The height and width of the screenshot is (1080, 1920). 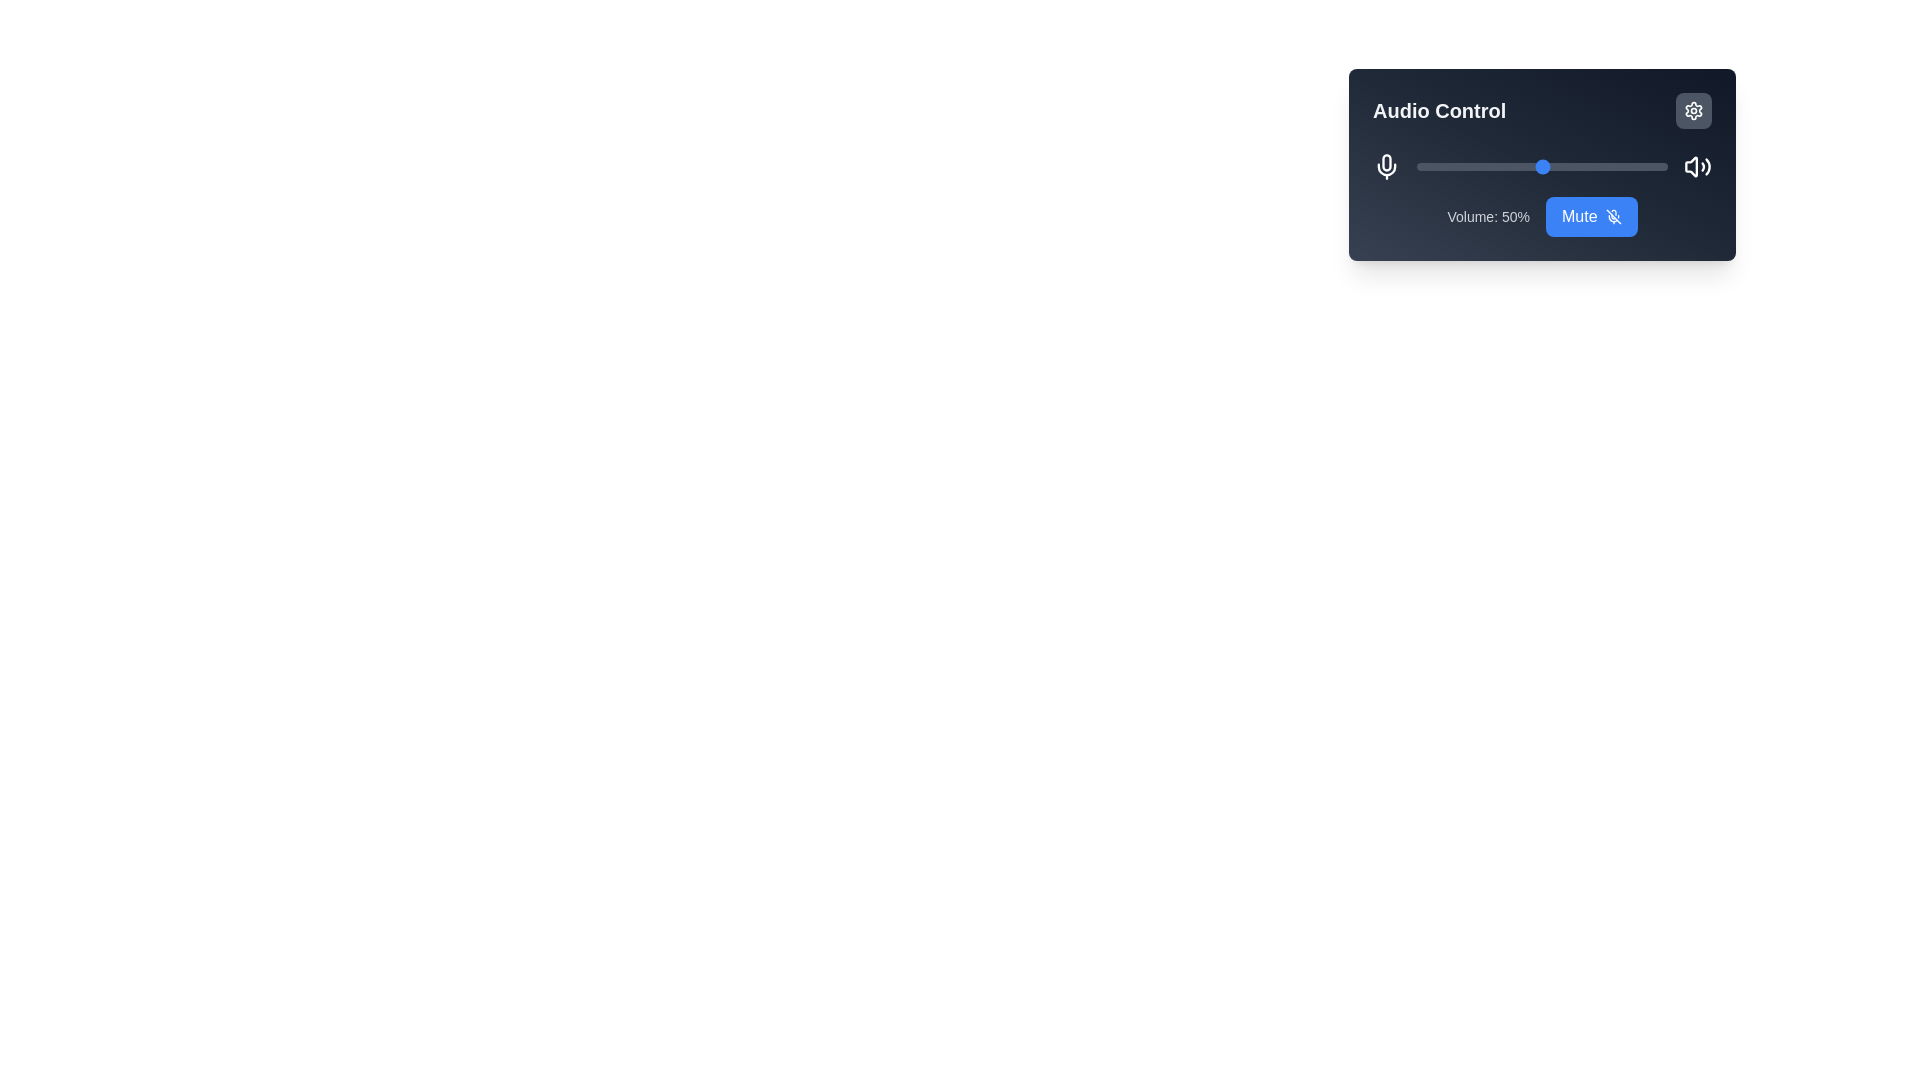 I want to click on the audio volume, so click(x=1462, y=165).